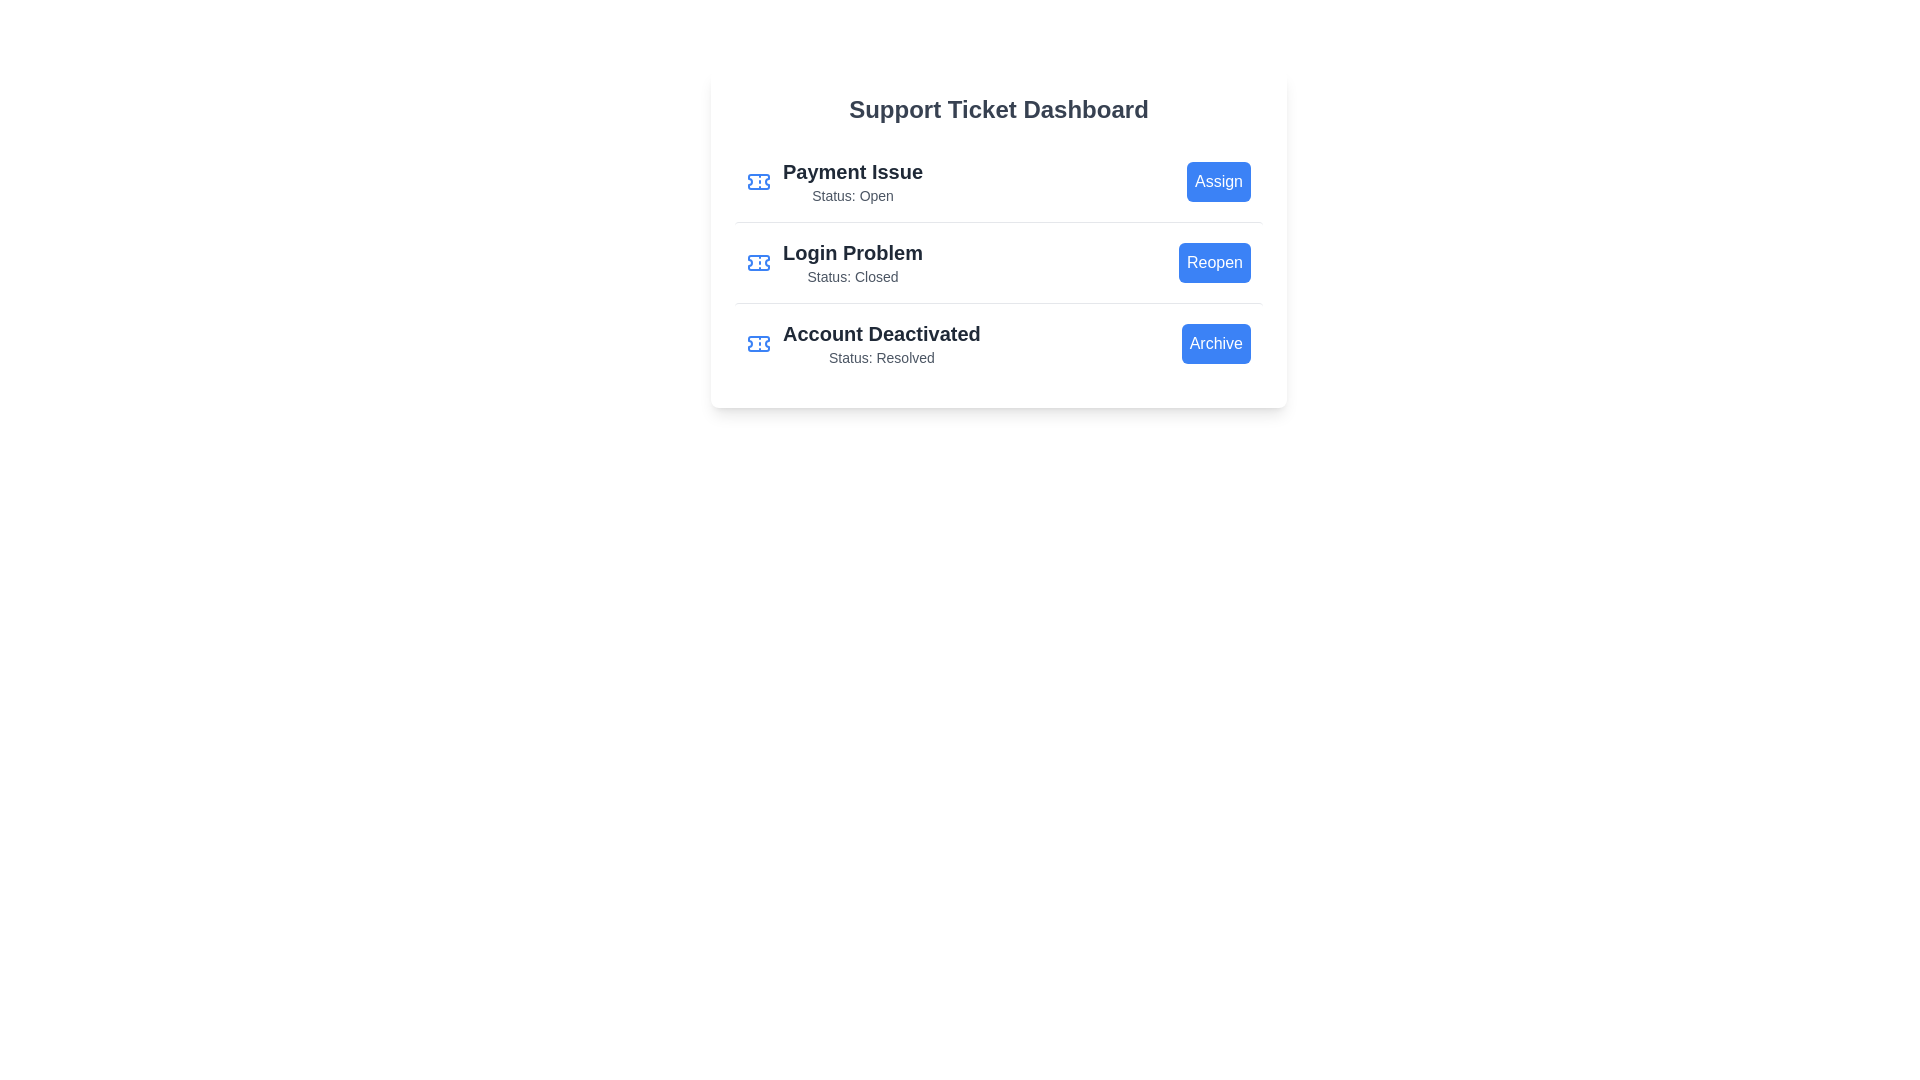 This screenshot has height=1080, width=1920. I want to click on the ticket title Login Problem from the list, so click(835, 261).